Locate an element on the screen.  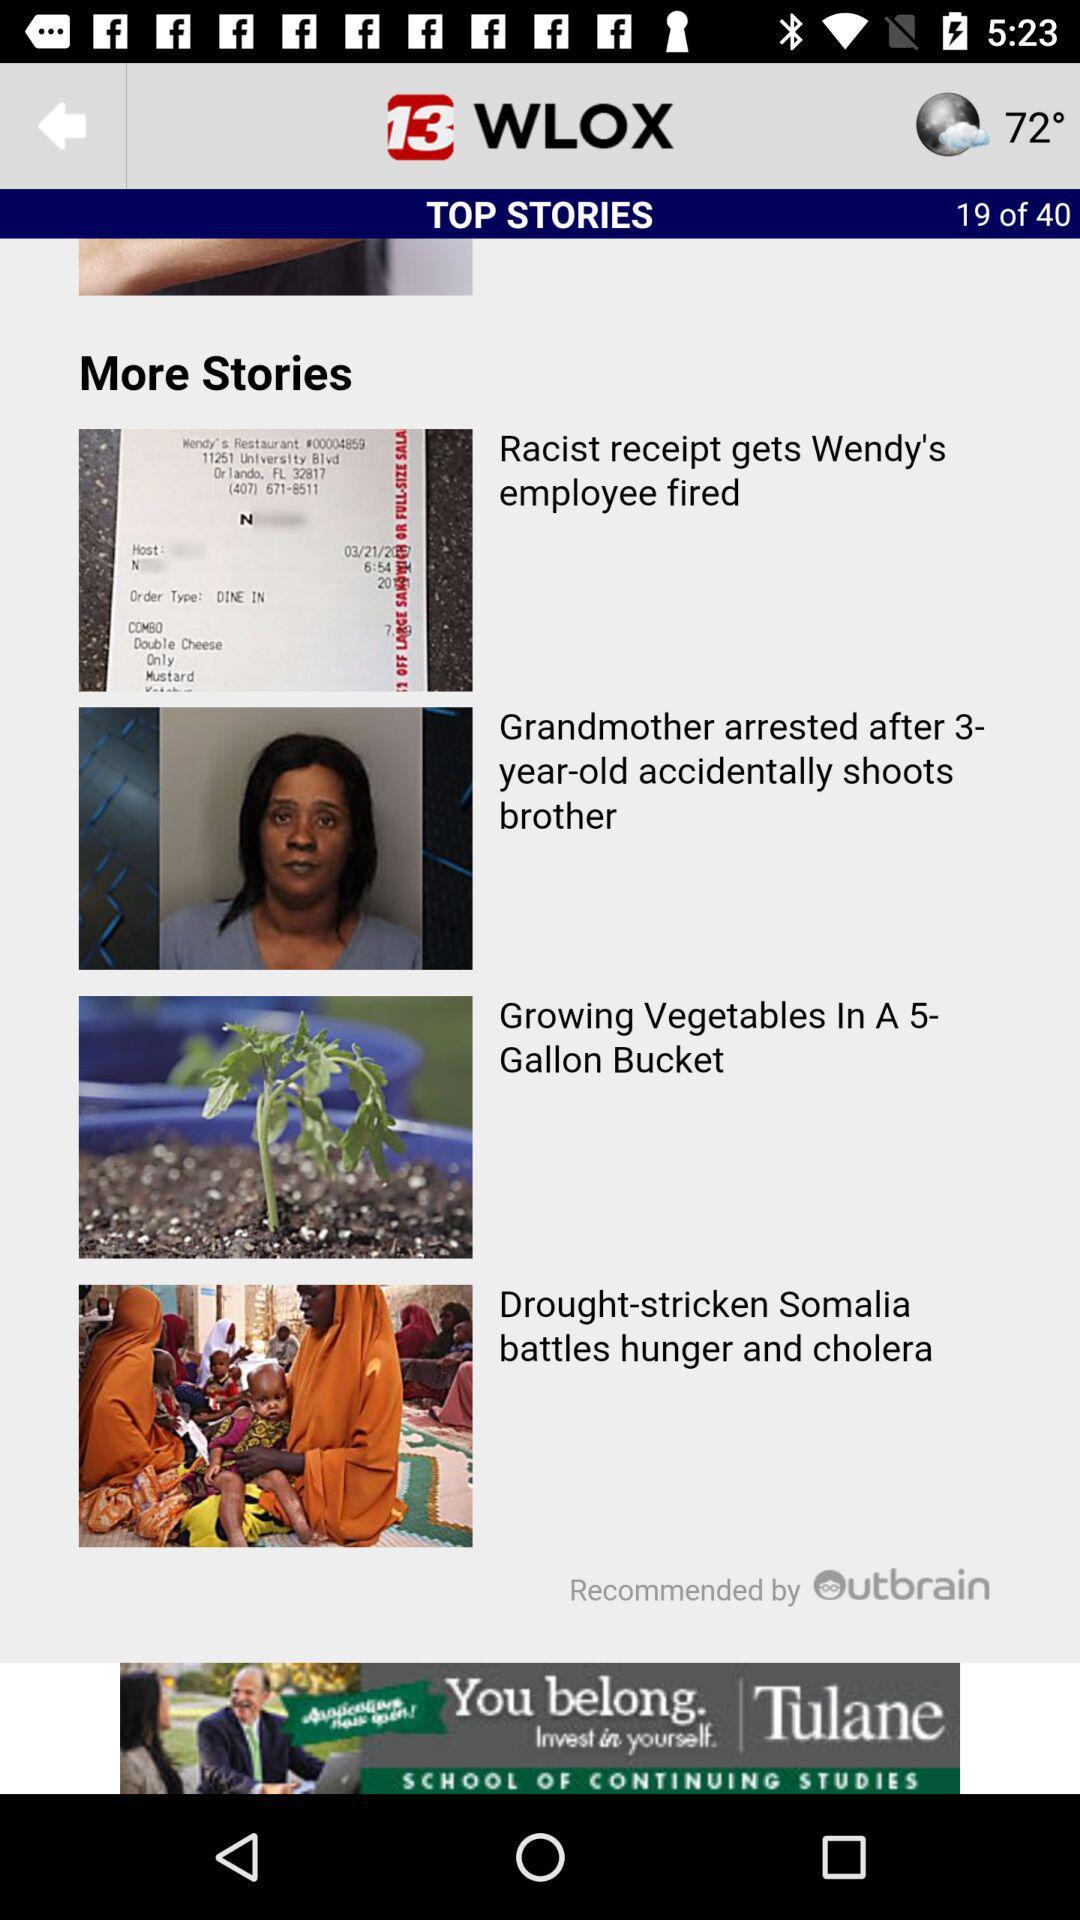
more stories is located at coordinates (540, 949).